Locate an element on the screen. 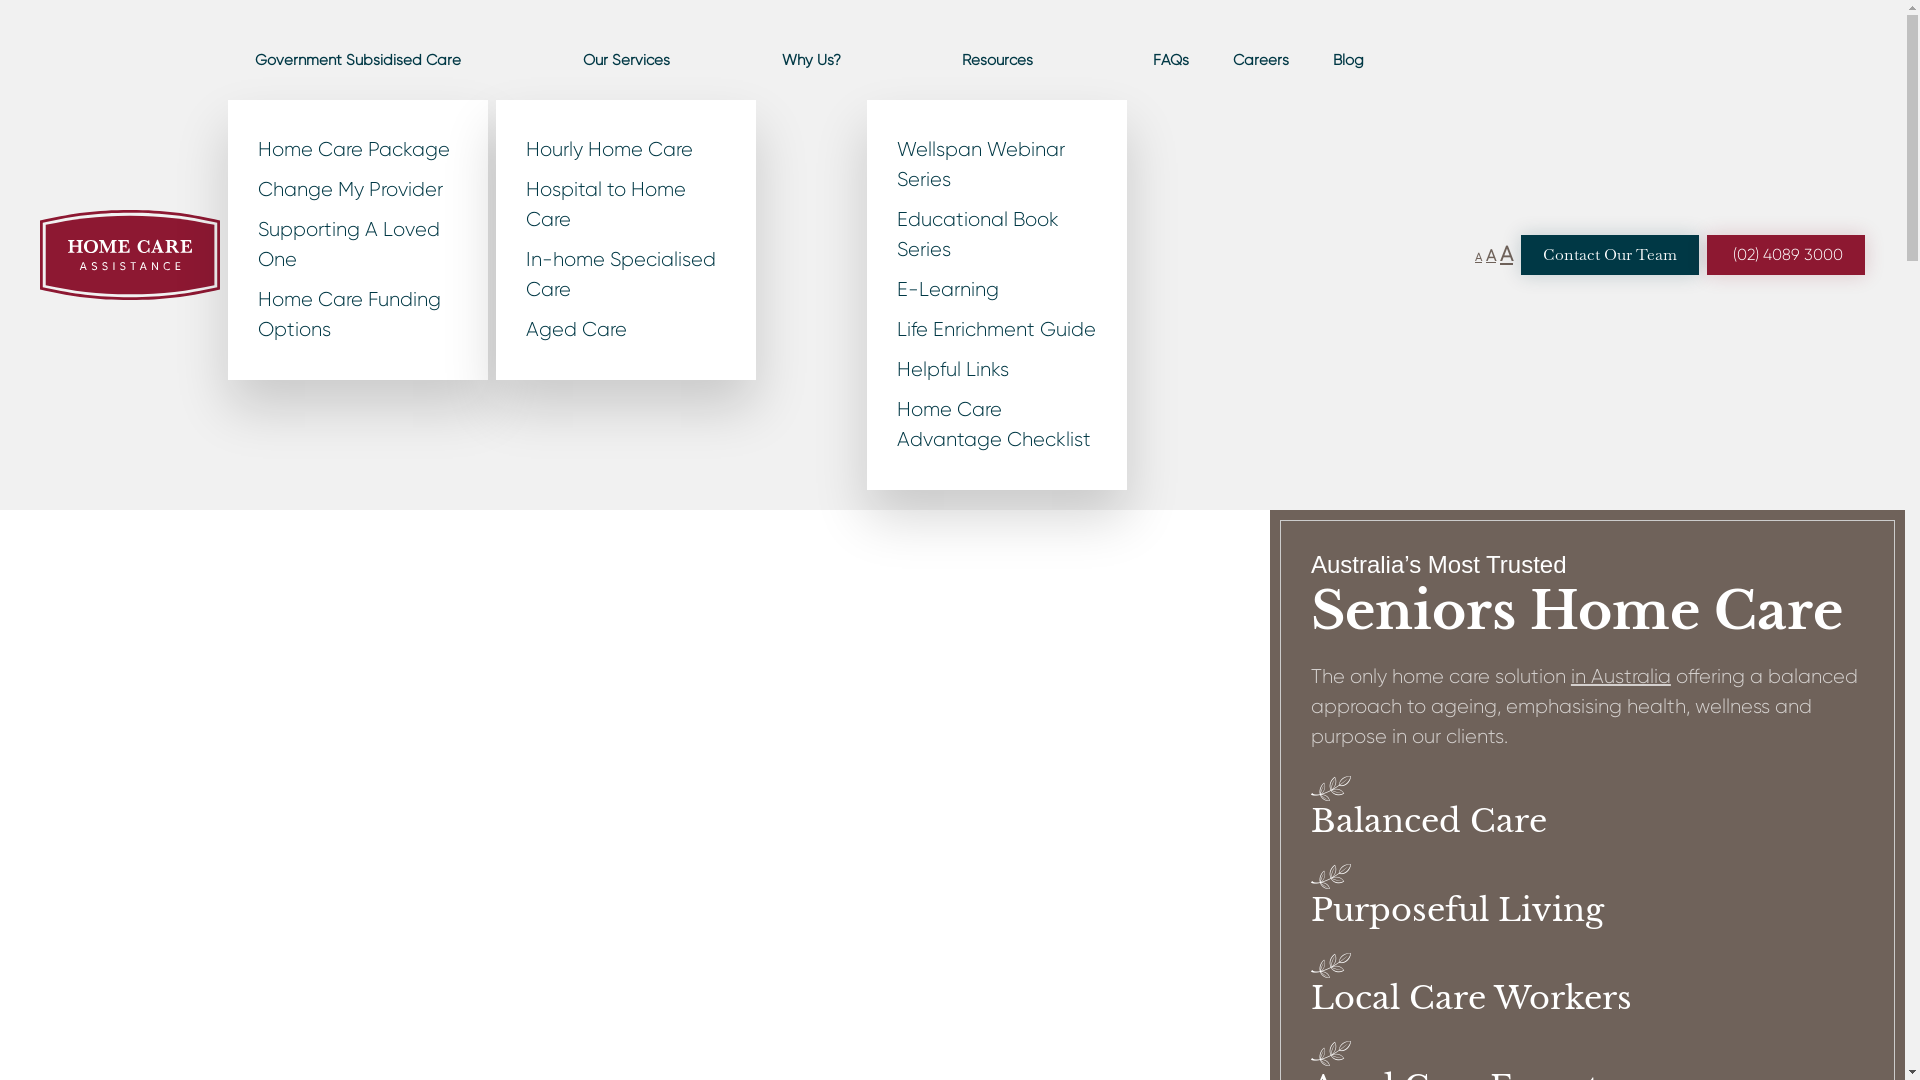 The height and width of the screenshot is (1080, 1920). 'A is located at coordinates (1478, 256).